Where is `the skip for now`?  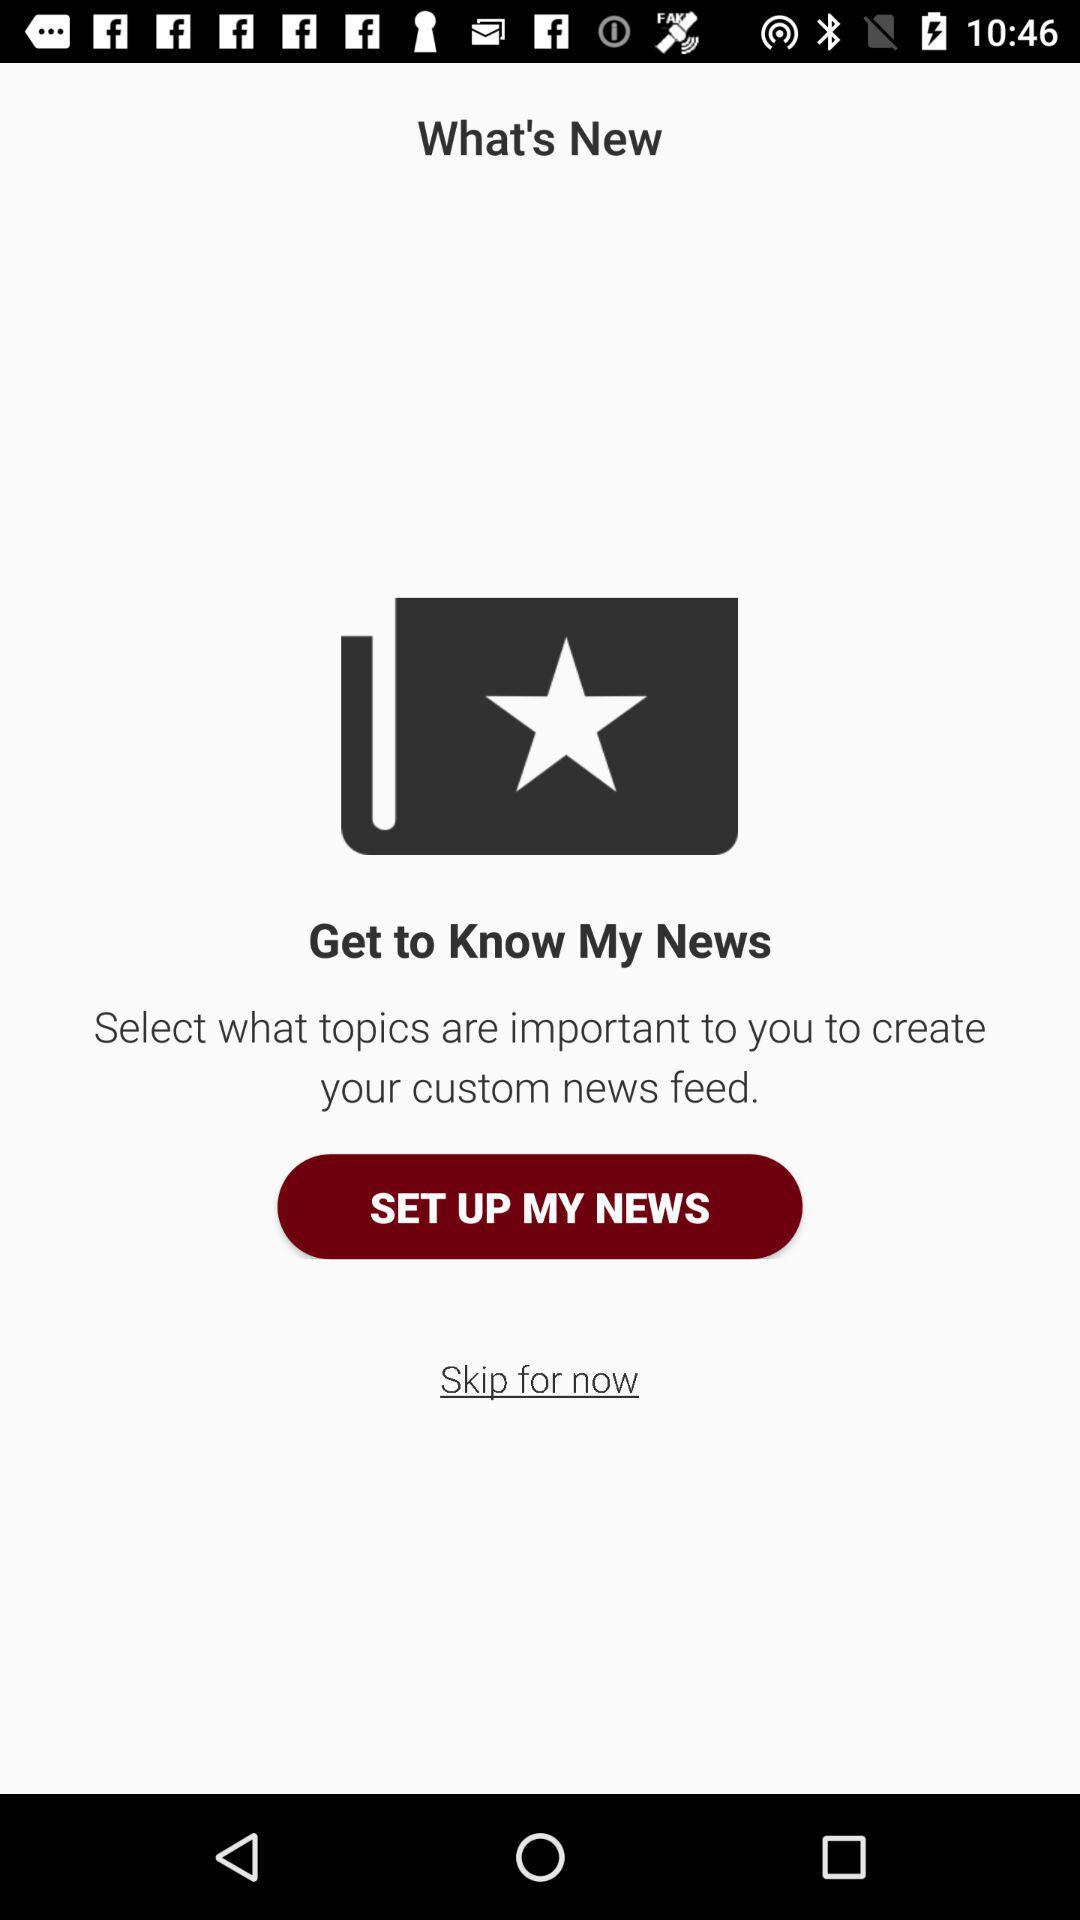 the skip for now is located at coordinates (538, 1377).